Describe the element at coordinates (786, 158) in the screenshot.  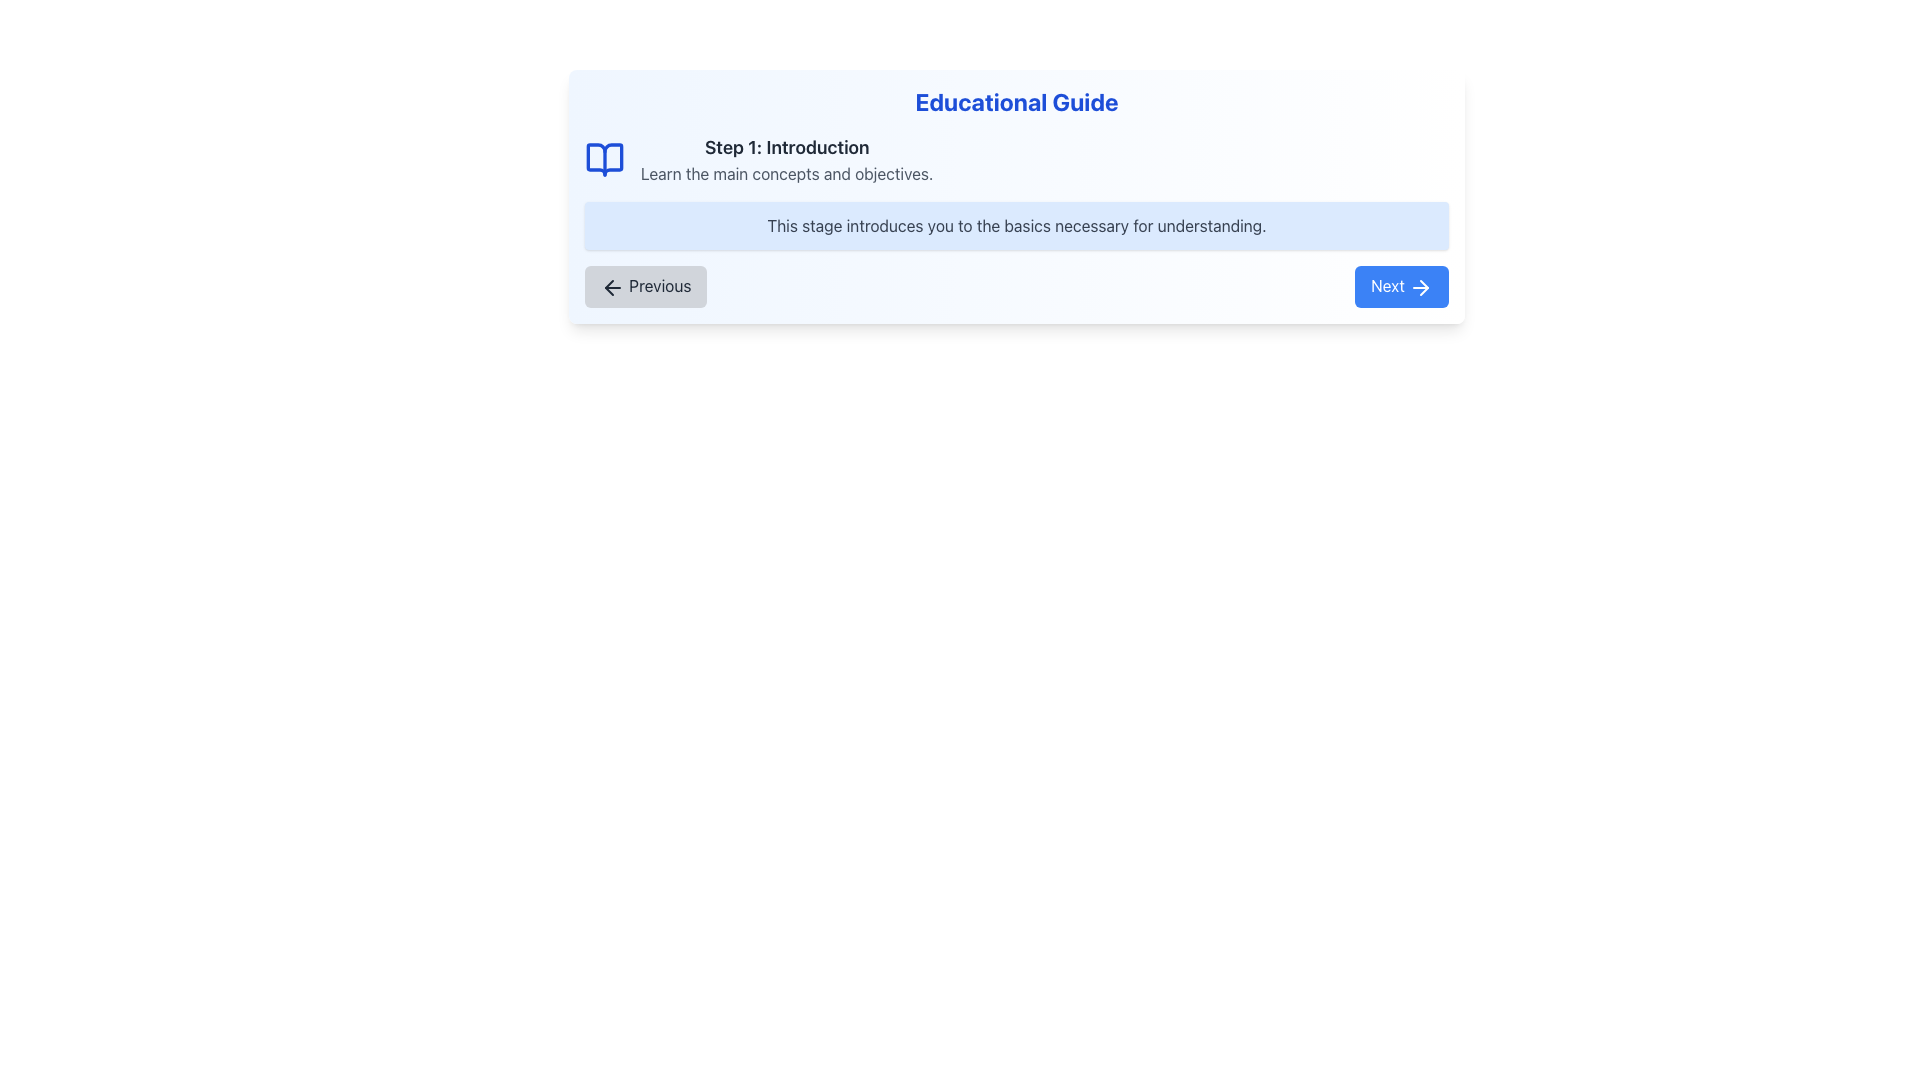
I see `the text block element displaying 'Step 1: Introduction' with a description about main concepts and objectives, located in the central upper part of the content panel` at that location.